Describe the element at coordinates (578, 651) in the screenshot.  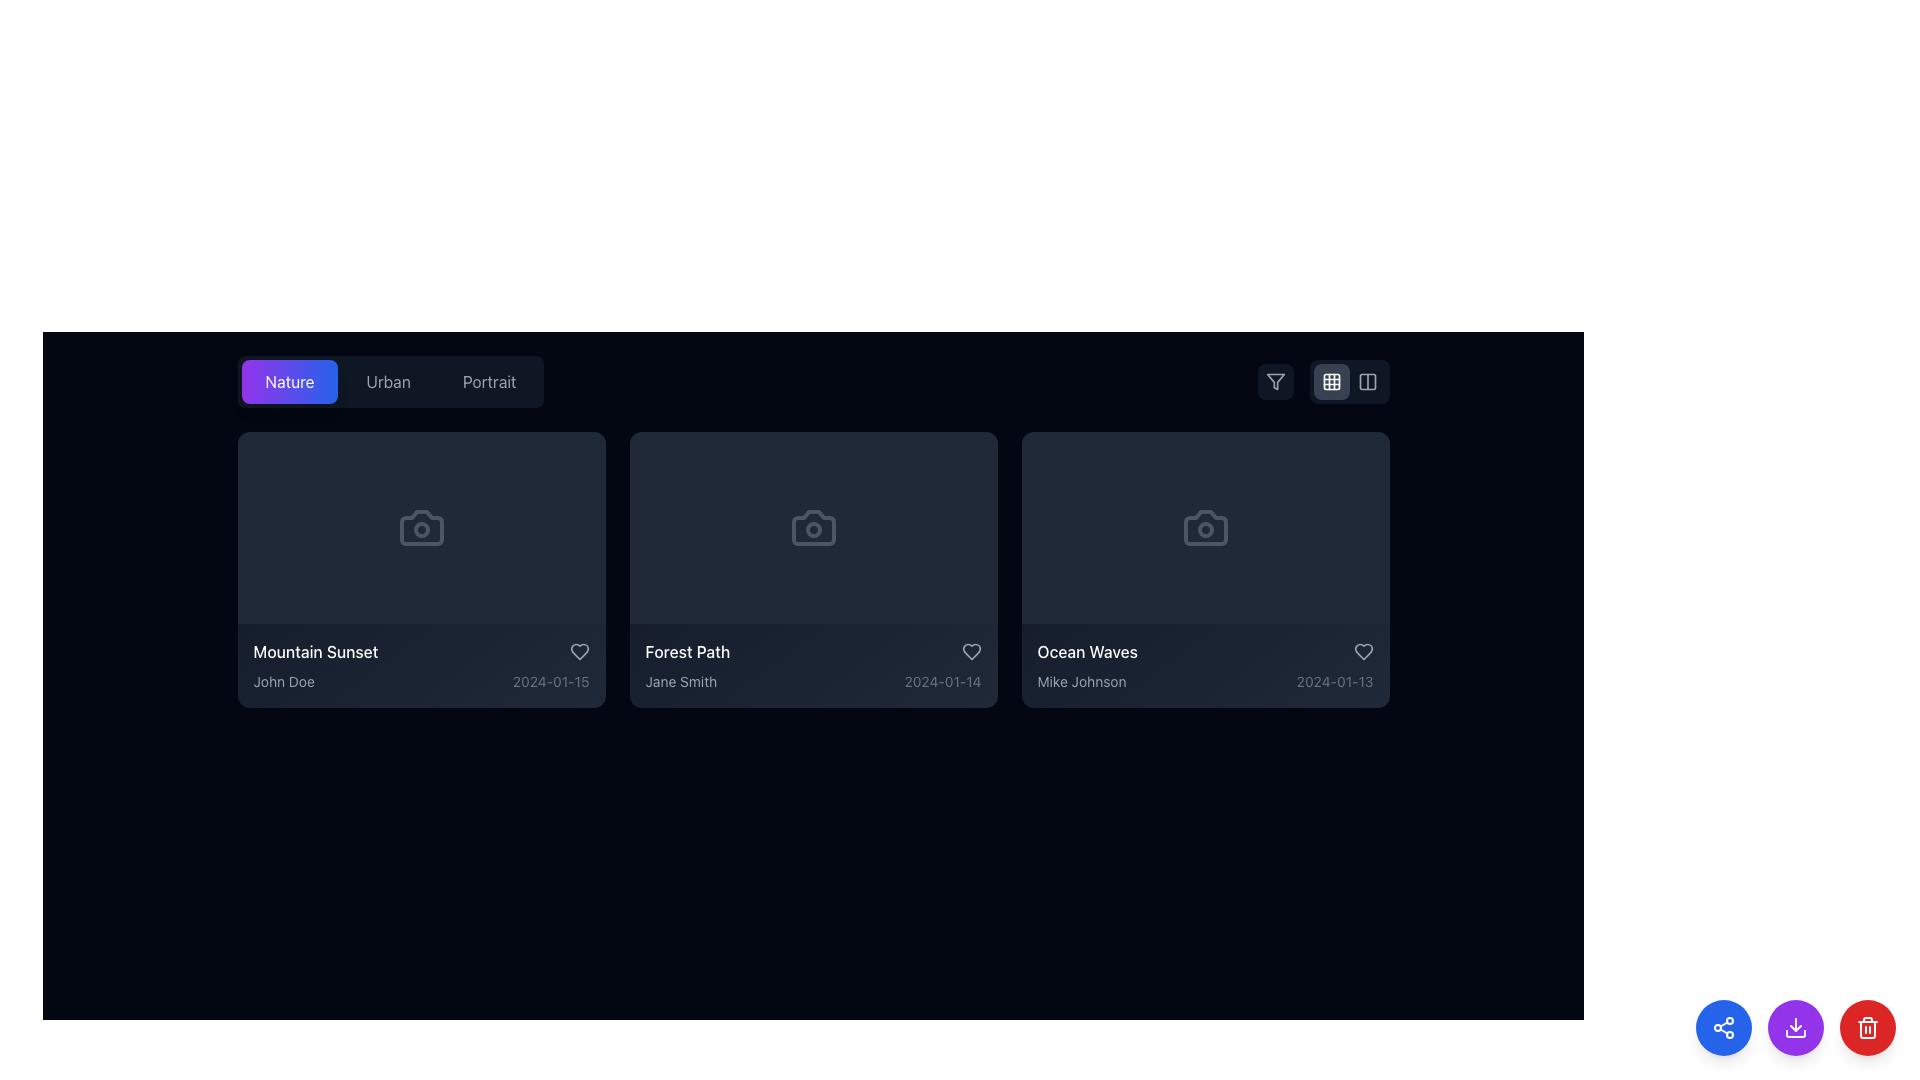
I see `the favorite button located at the bottom-right corner of the 'Mountain Sunset' card to mark it as a favorite` at that location.